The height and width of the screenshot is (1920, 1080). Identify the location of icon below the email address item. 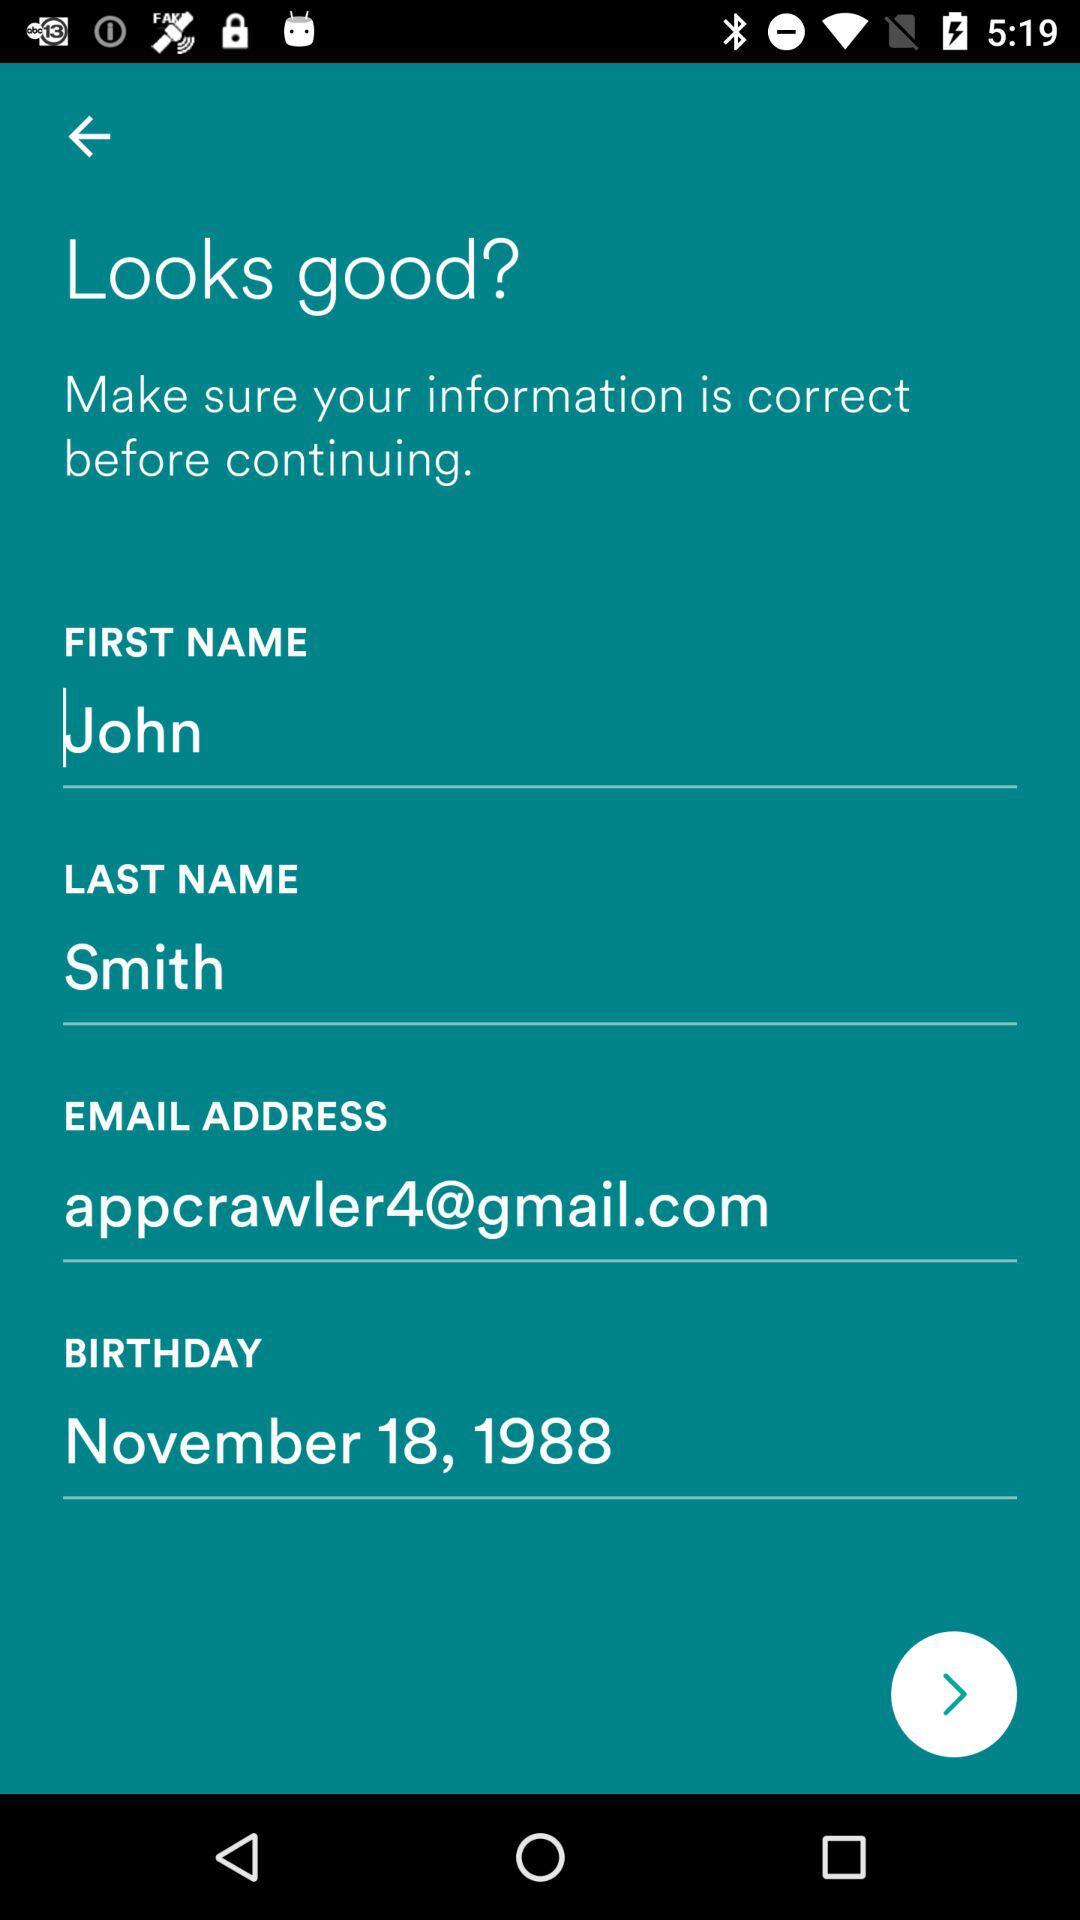
(540, 1200).